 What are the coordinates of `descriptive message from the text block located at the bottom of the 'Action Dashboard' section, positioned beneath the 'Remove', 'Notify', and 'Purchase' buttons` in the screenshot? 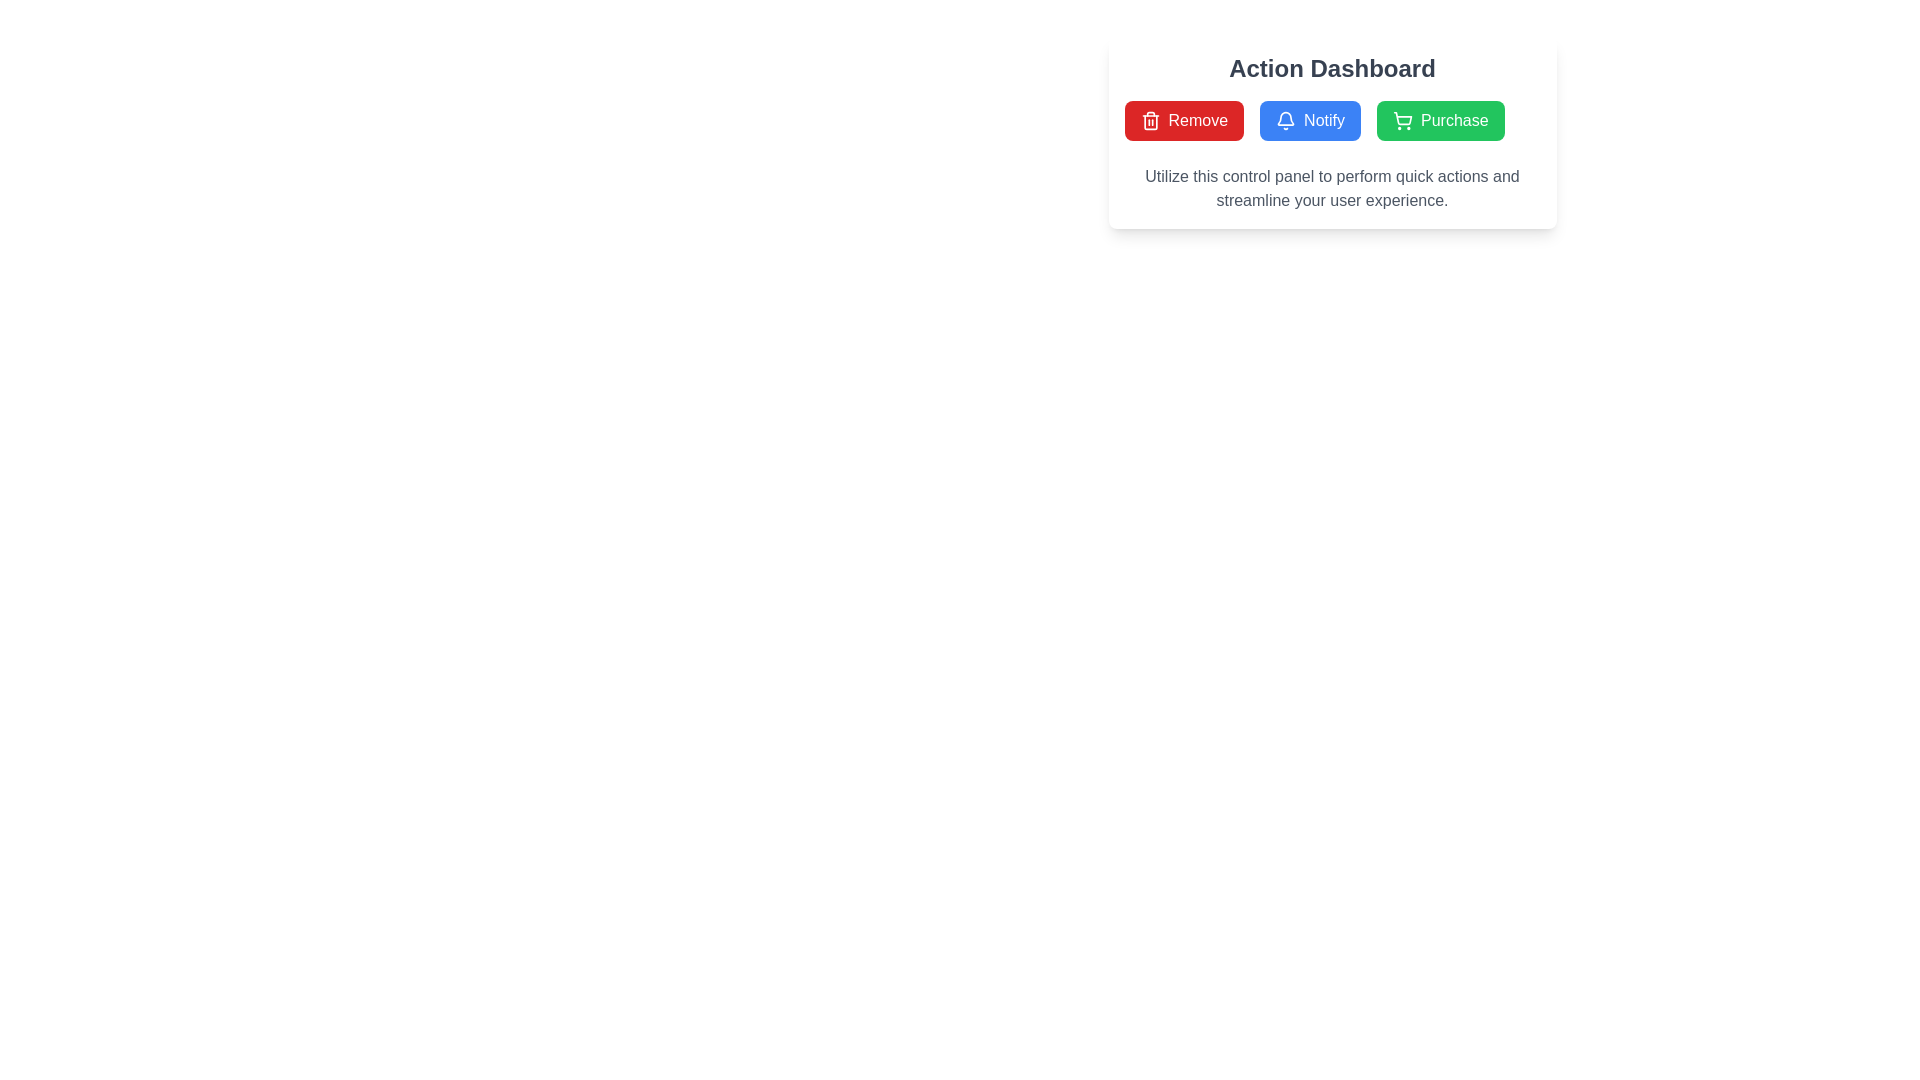 It's located at (1332, 189).